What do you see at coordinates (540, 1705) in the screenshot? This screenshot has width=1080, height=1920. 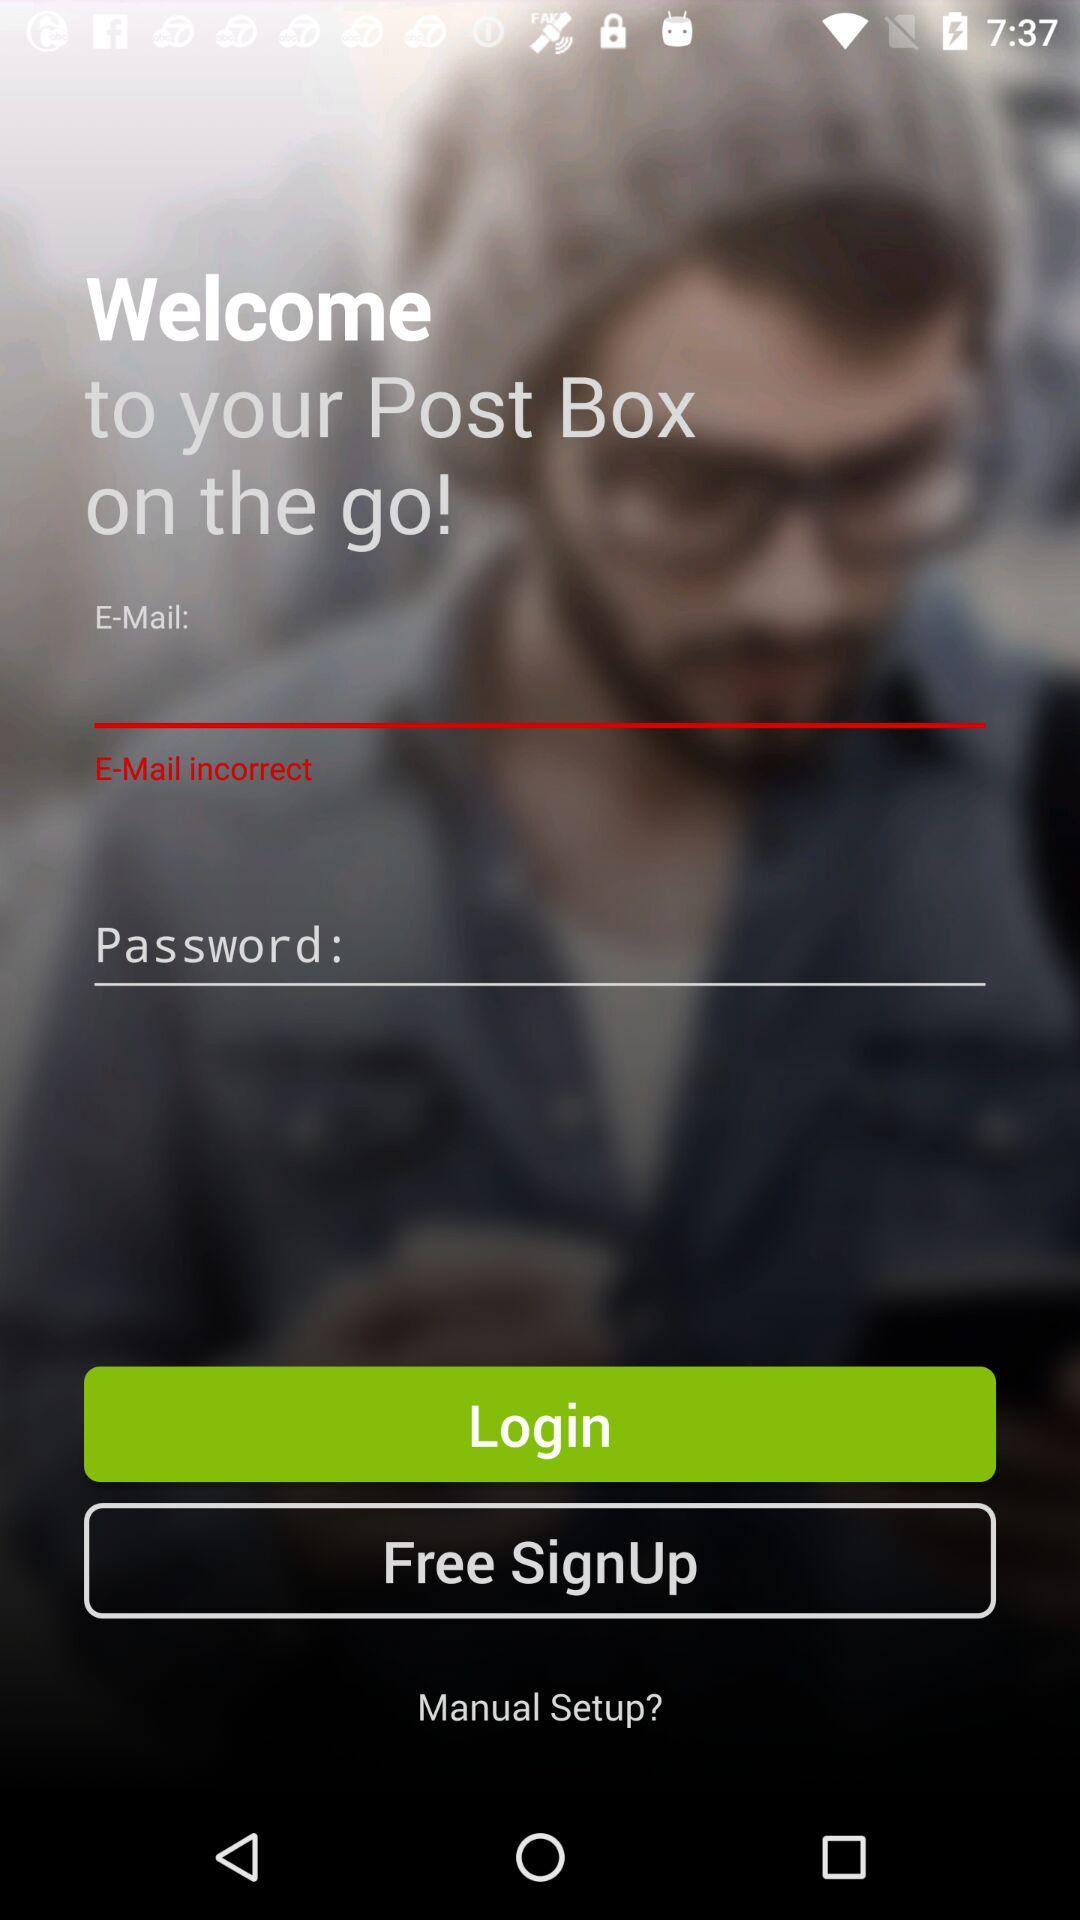 I see `item below the free signup icon` at bounding box center [540, 1705].